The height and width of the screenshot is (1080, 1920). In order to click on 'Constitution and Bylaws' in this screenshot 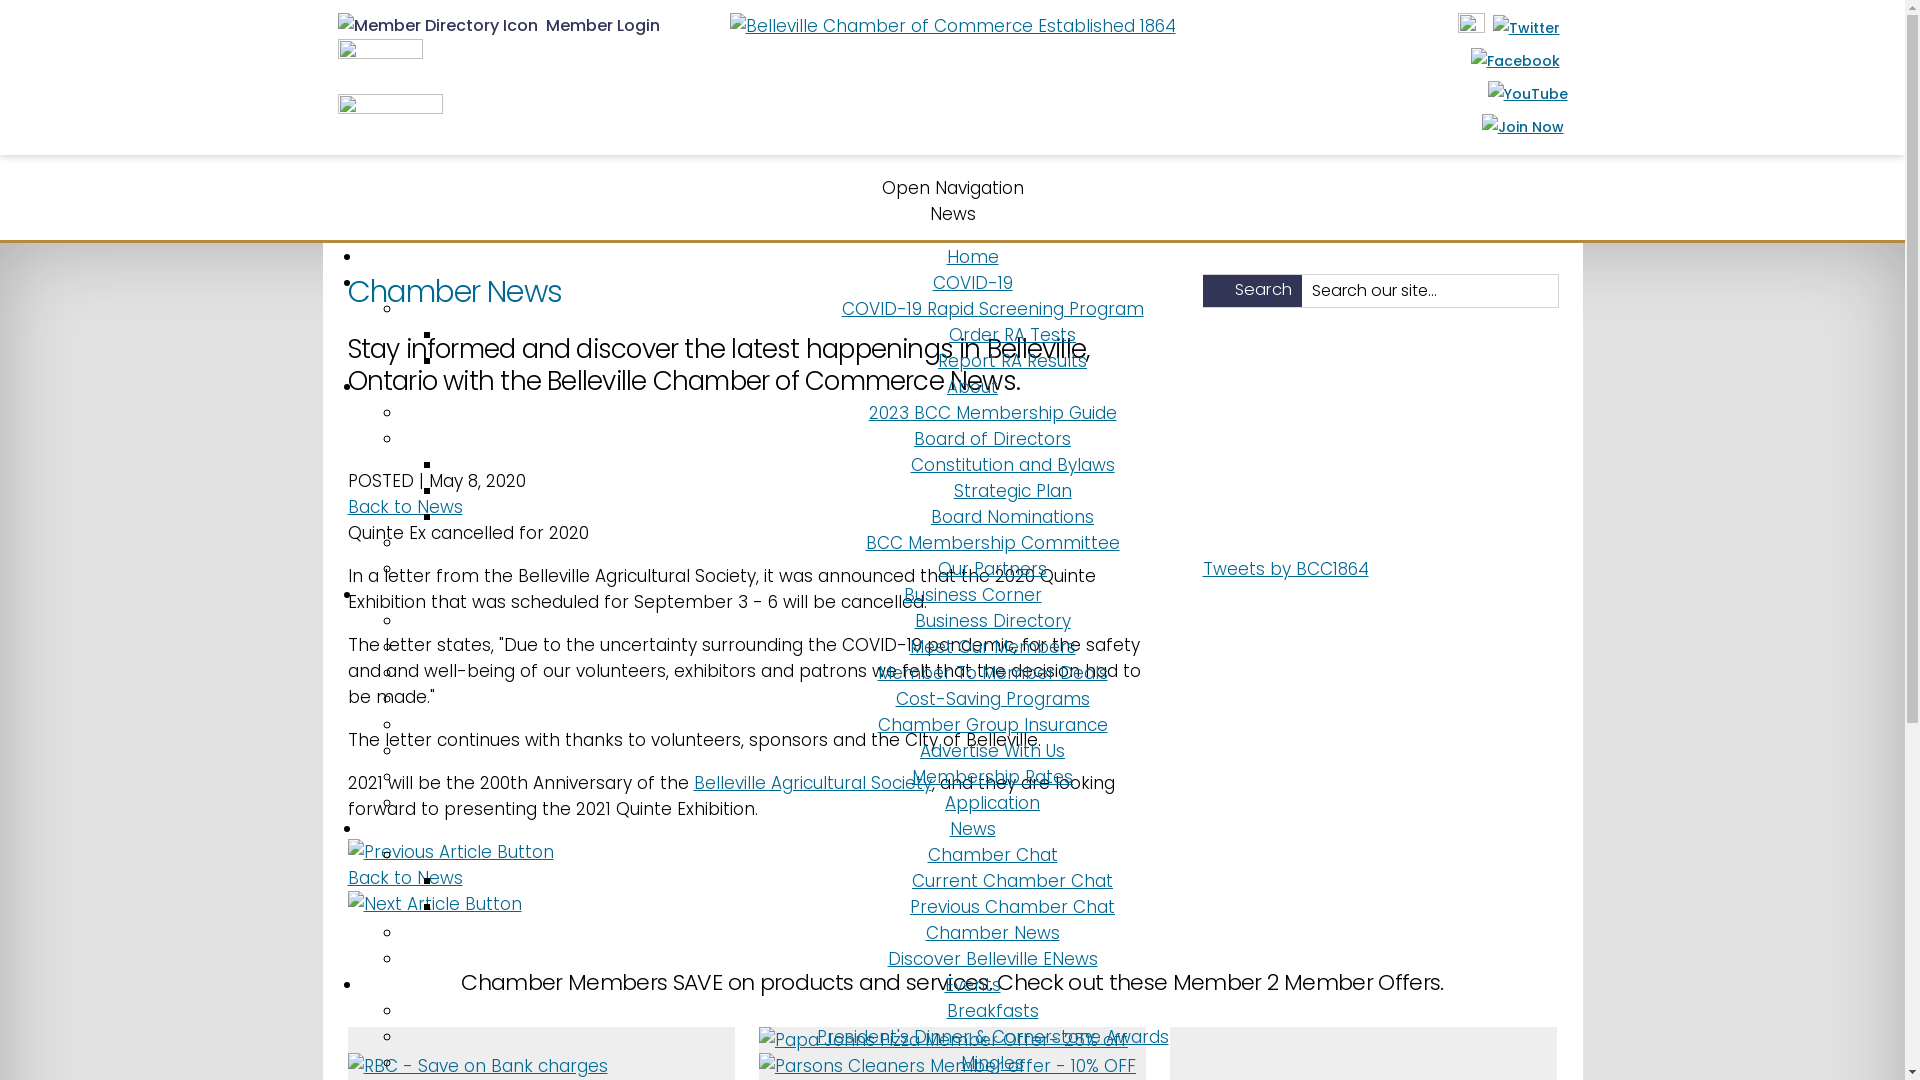, I will do `click(1012, 465)`.